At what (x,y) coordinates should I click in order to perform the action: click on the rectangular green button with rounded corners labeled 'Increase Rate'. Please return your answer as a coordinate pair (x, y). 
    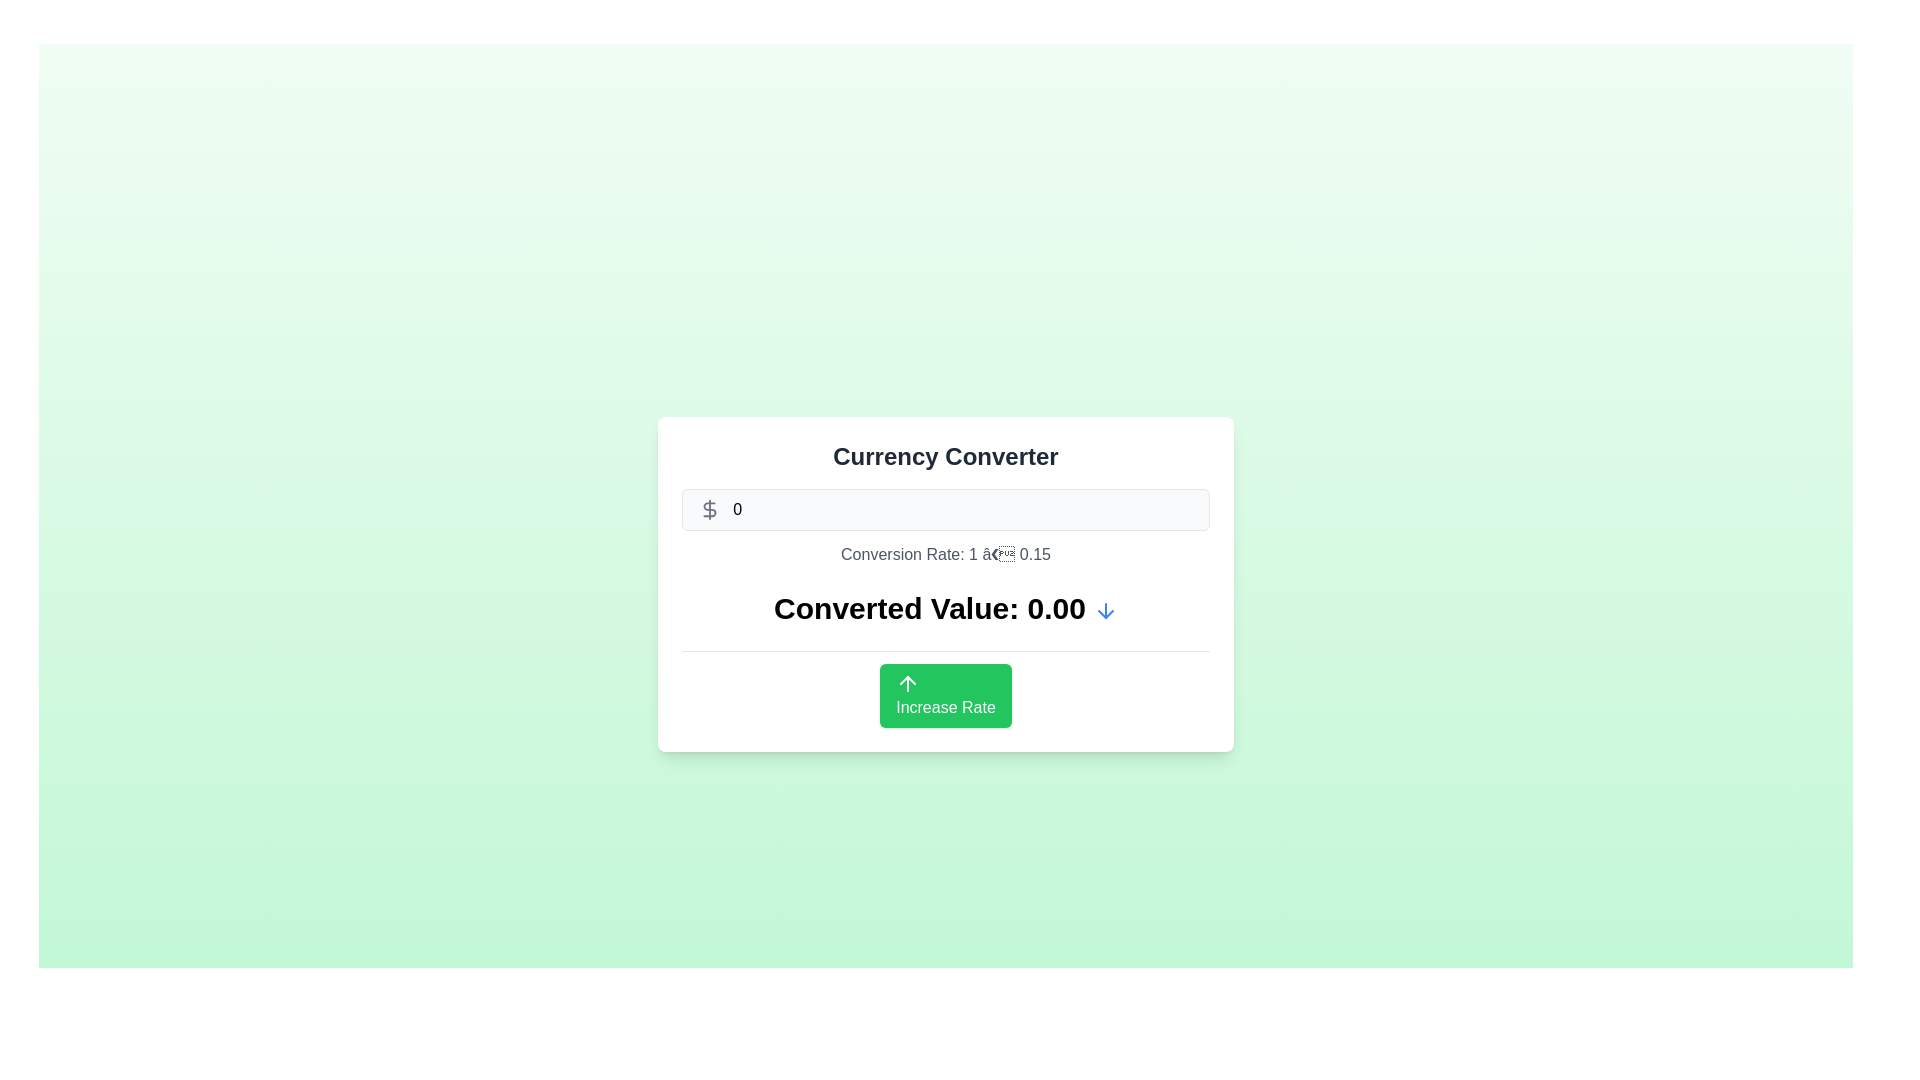
    Looking at the image, I should click on (944, 694).